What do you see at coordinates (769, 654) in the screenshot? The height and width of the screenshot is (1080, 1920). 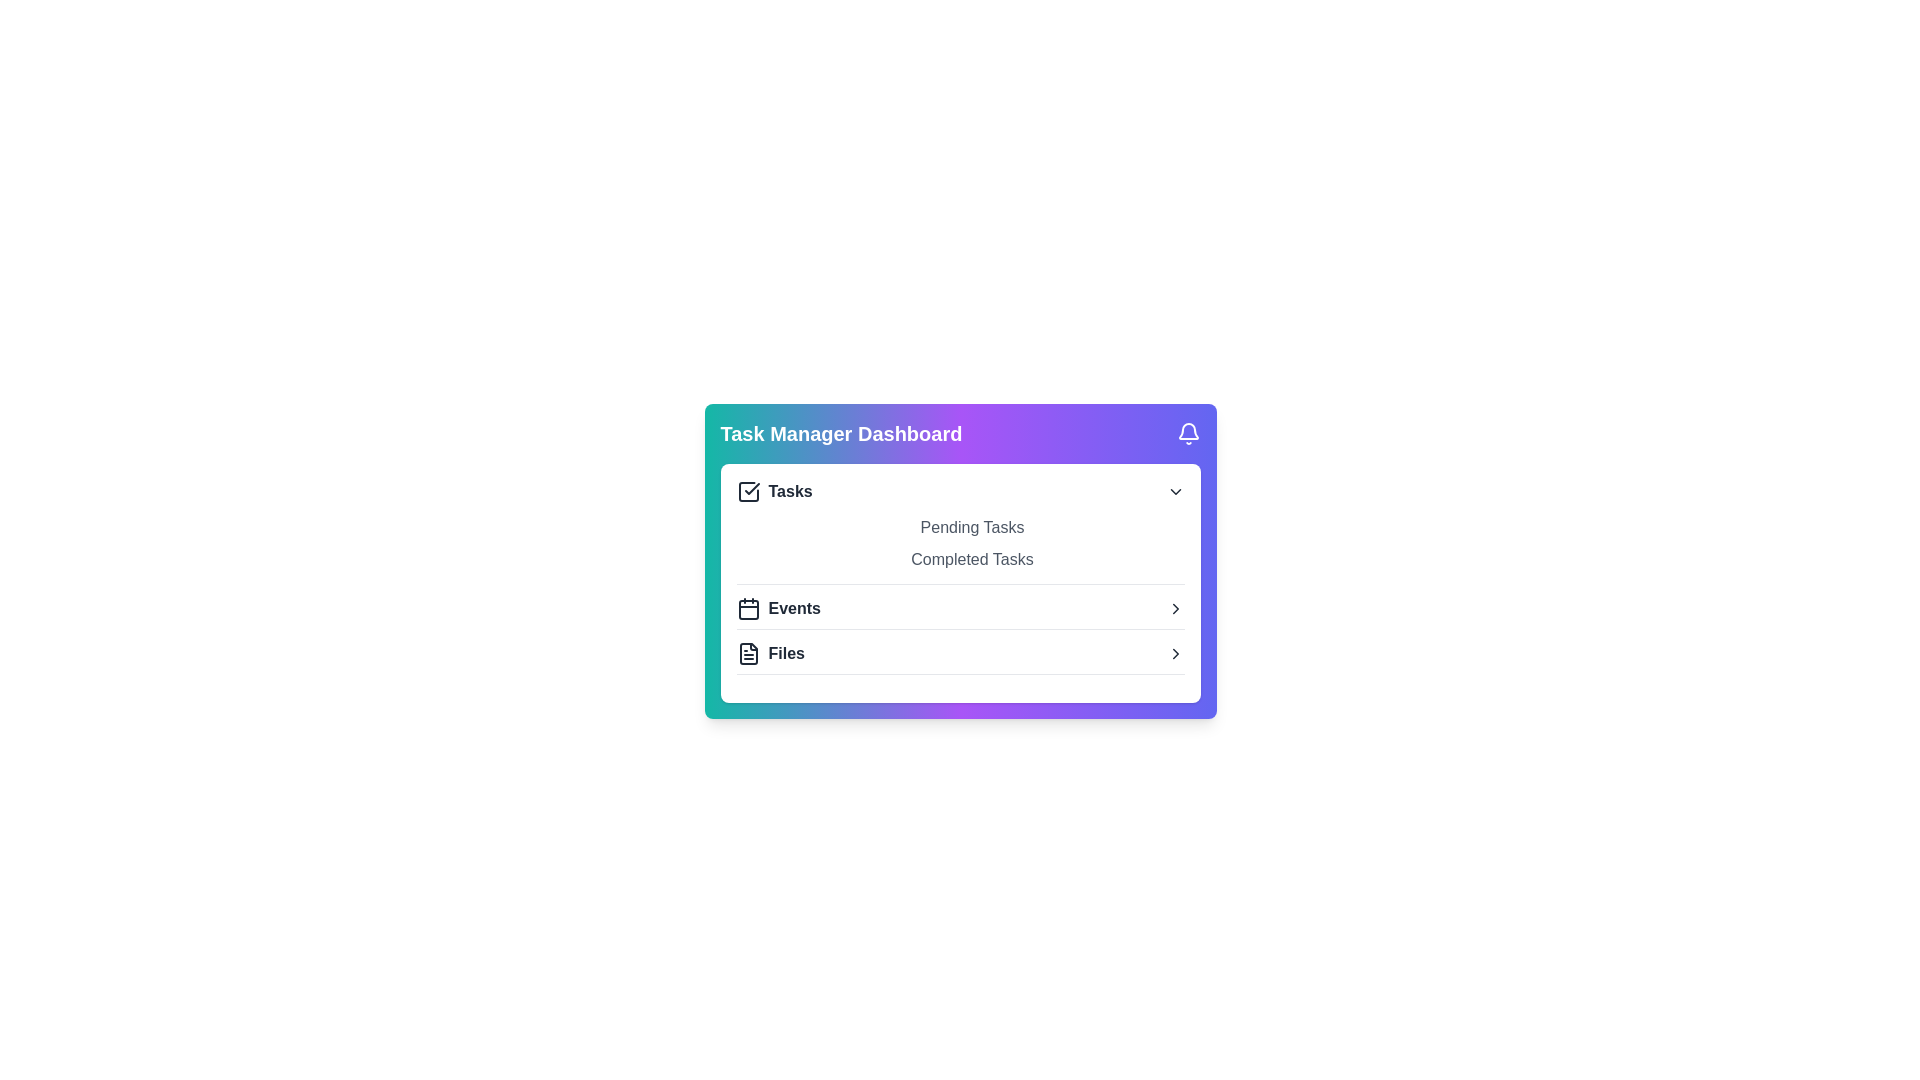 I see `the 'Files' navigation entry located in the bottom portion of the list of dashboard options, below the 'Events' entry` at bounding box center [769, 654].